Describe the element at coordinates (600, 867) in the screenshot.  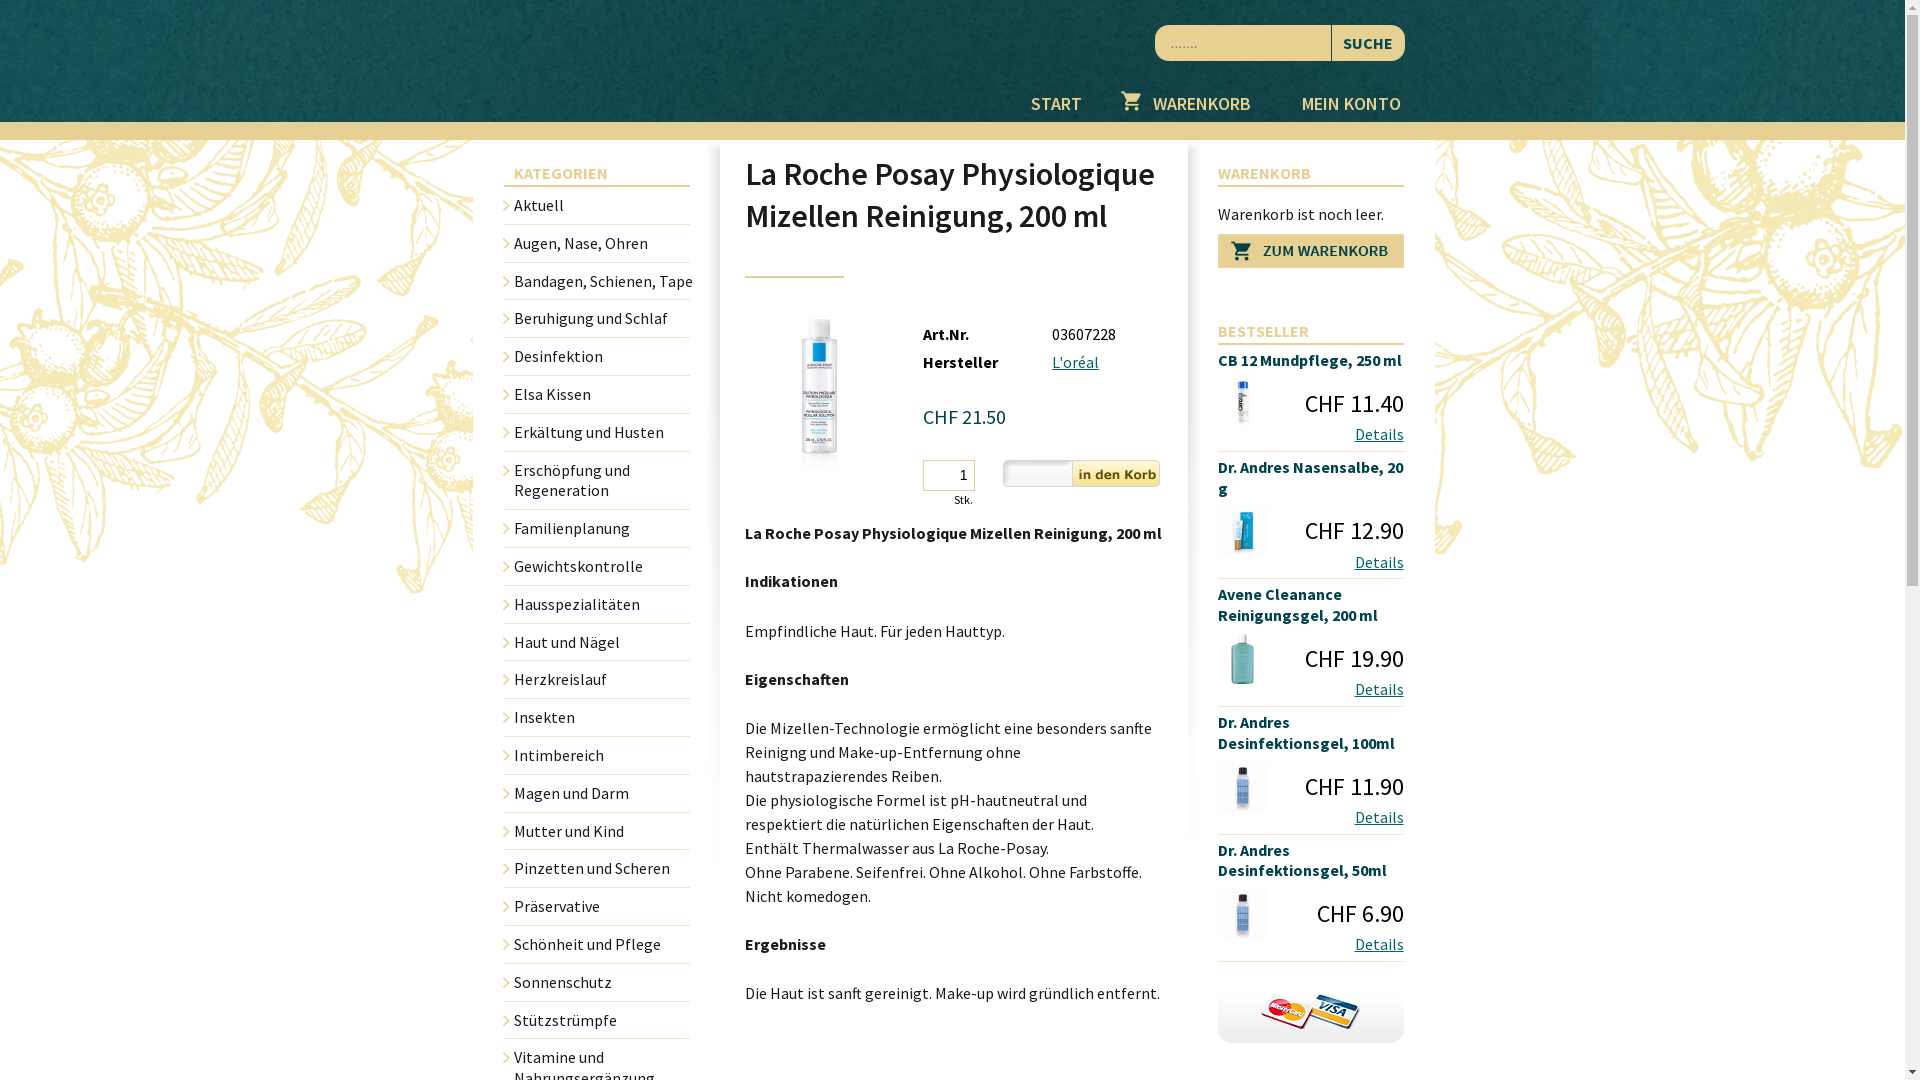
I see `'Pinzetten und Scheren'` at that location.